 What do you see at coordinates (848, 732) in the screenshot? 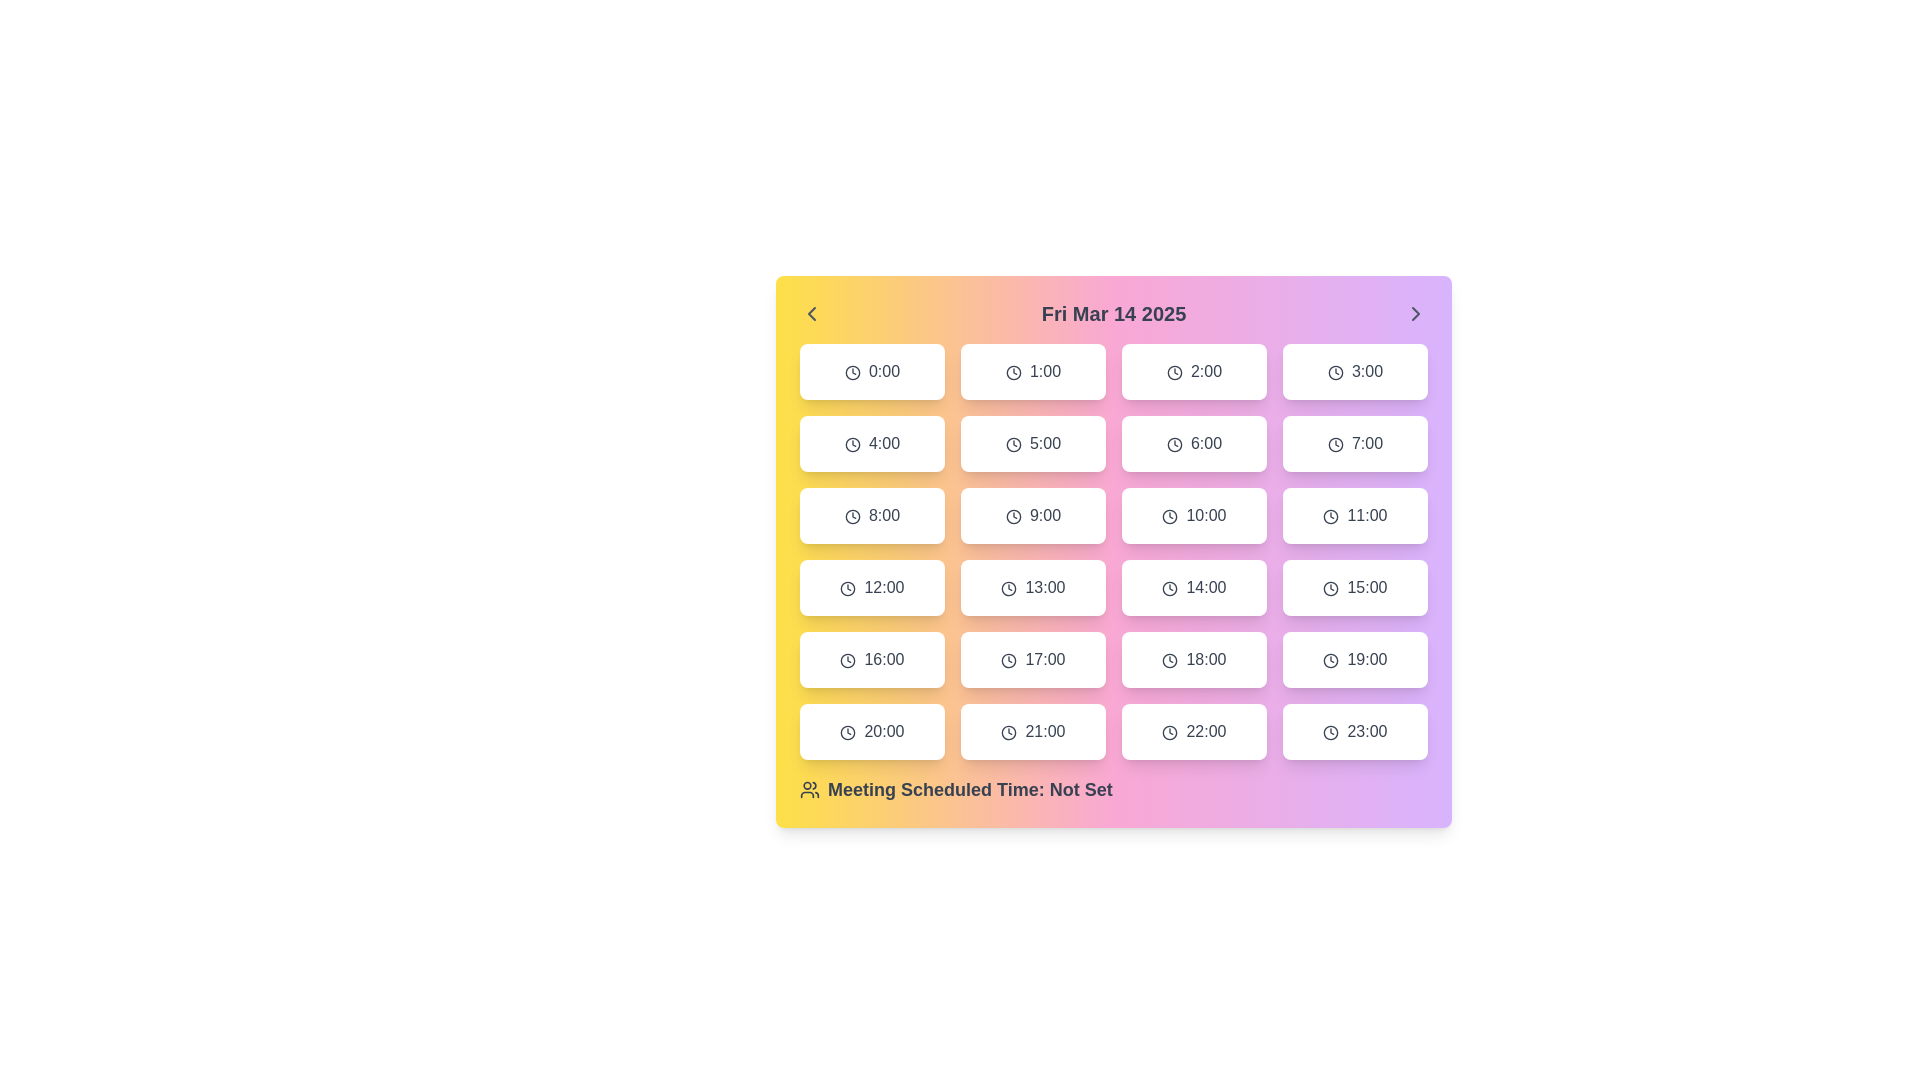
I see `the SVG circle located inside the clock icon associated with the '20:00' time entry in the bottom-left corner of the grid component` at bounding box center [848, 732].